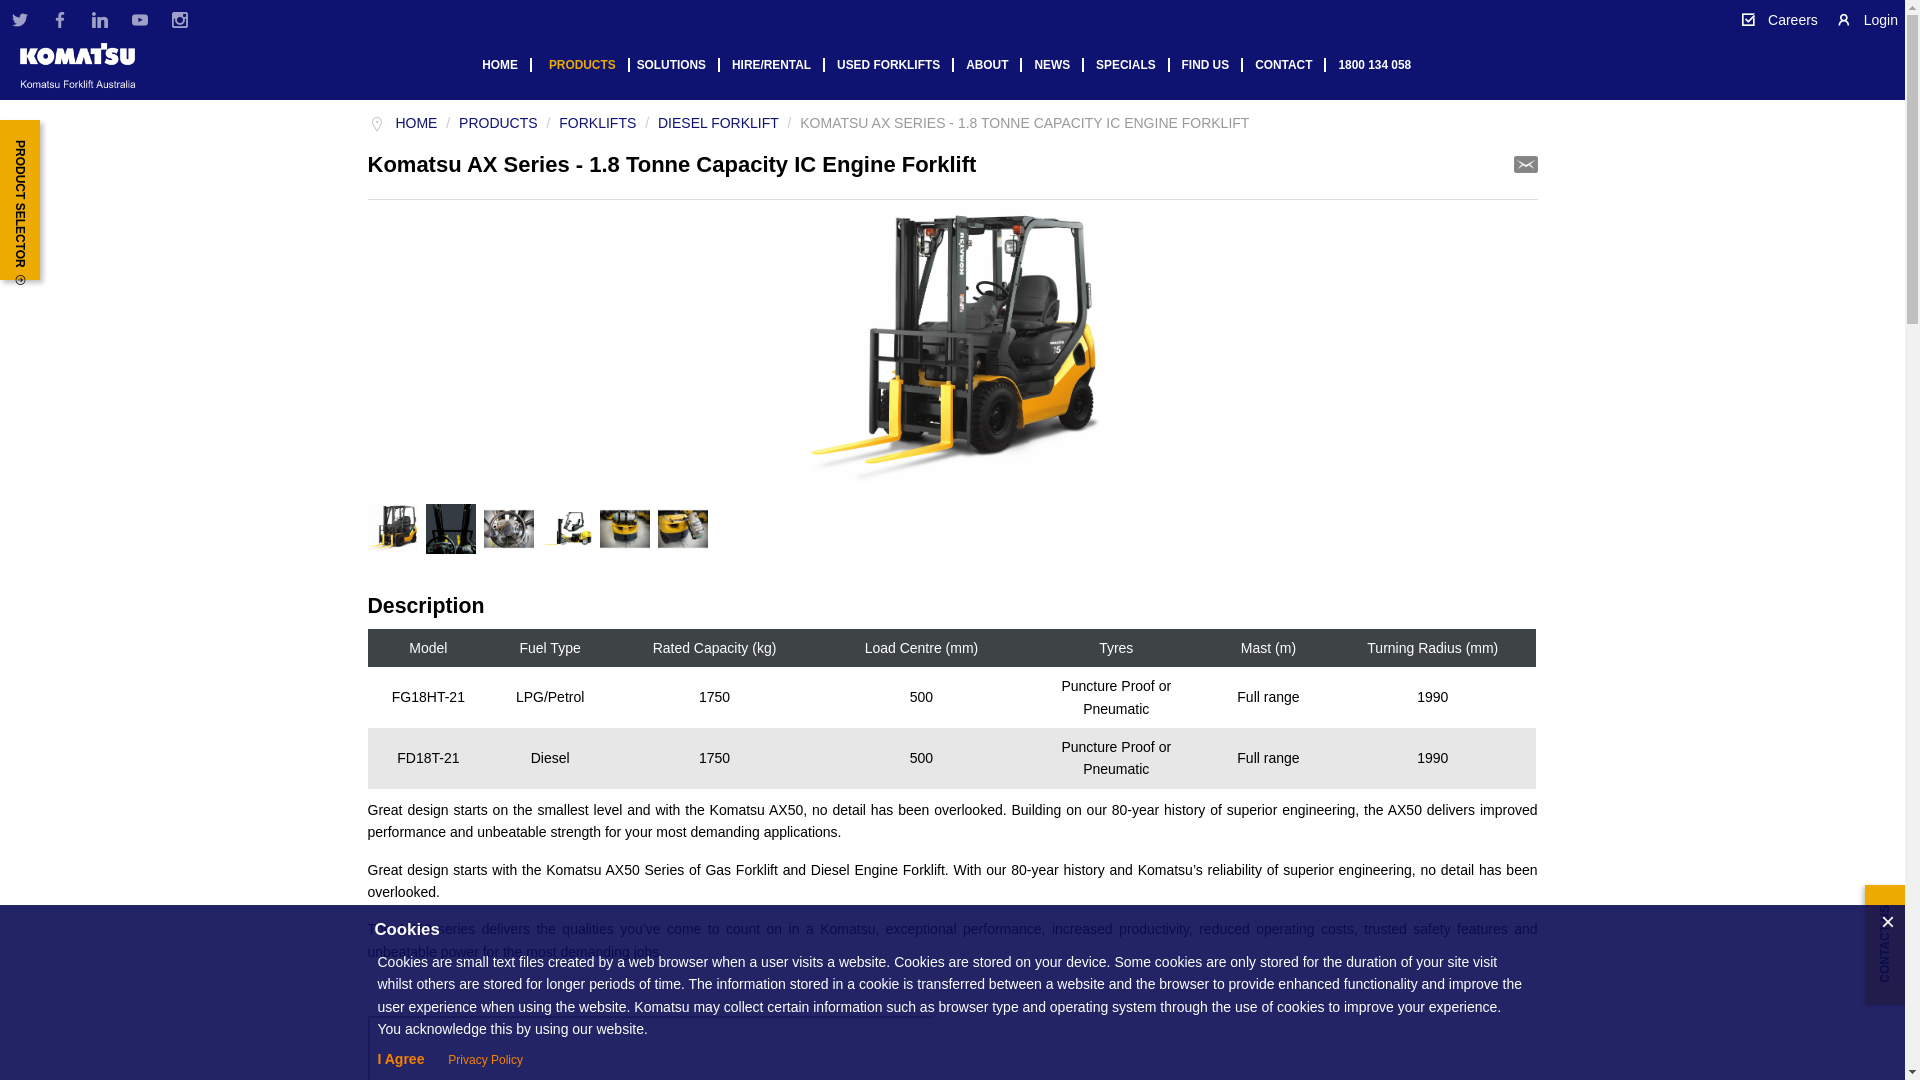 The height and width of the screenshot is (1080, 1920). What do you see at coordinates (1028, 64) in the screenshot?
I see `'NEWS'` at bounding box center [1028, 64].